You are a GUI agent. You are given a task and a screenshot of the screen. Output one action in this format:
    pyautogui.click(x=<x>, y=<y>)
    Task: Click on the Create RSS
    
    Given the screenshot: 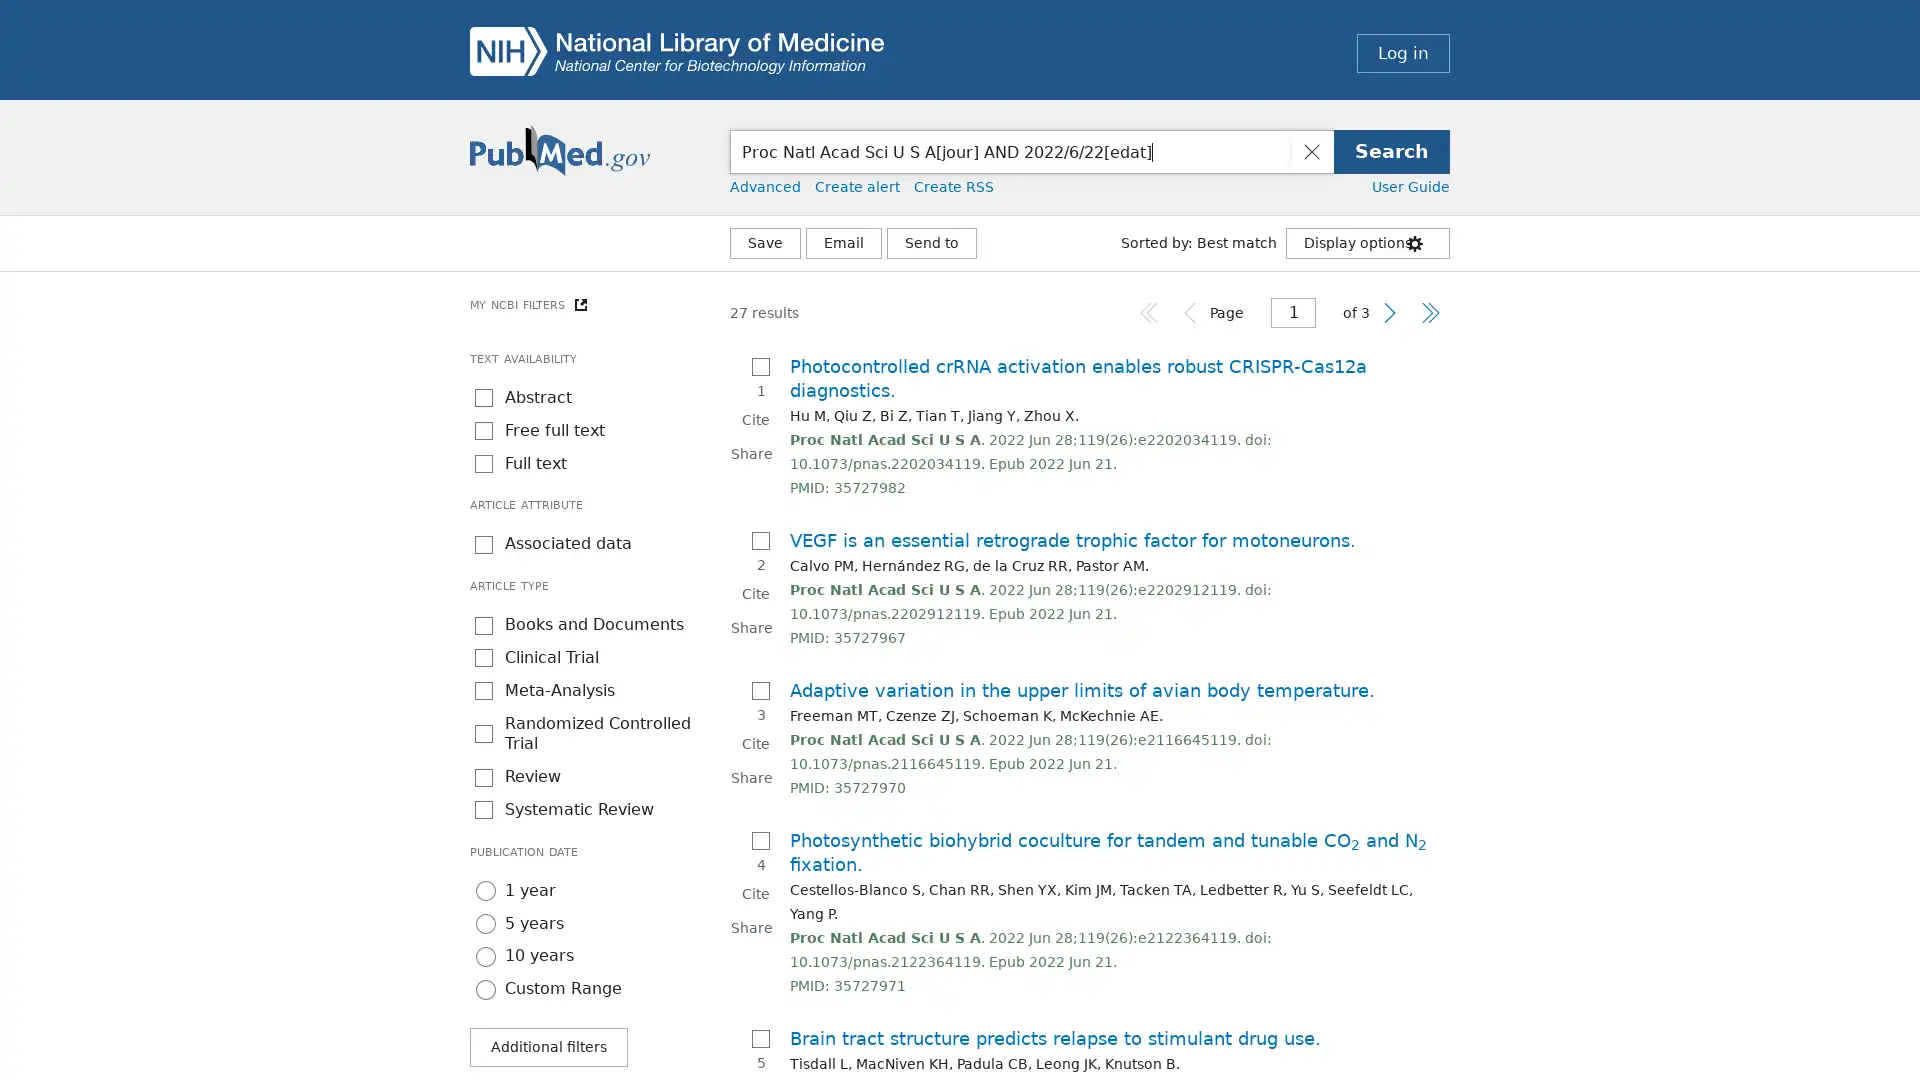 What is the action you would take?
    pyautogui.click(x=953, y=186)
    